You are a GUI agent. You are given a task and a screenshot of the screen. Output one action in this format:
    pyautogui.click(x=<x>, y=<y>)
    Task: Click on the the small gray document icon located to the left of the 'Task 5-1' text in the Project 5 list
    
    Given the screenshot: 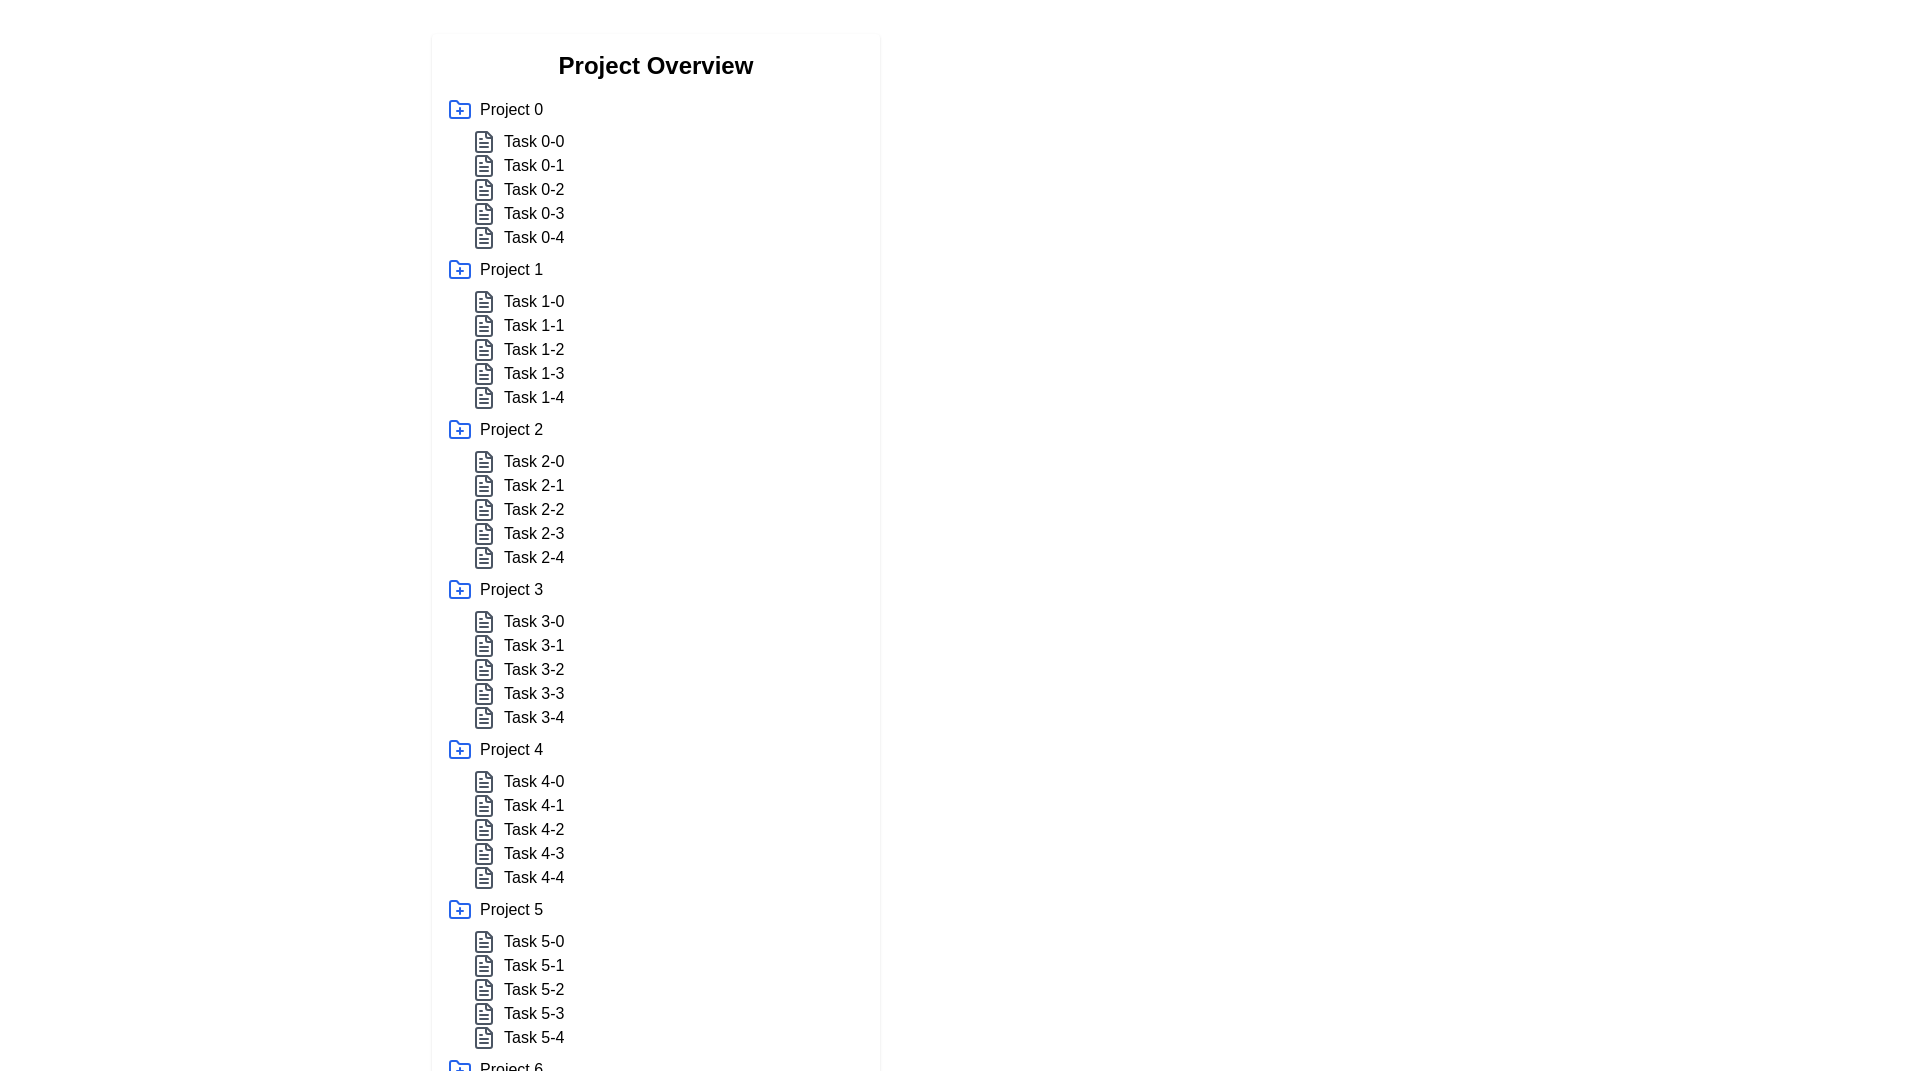 What is the action you would take?
    pyautogui.click(x=484, y=964)
    